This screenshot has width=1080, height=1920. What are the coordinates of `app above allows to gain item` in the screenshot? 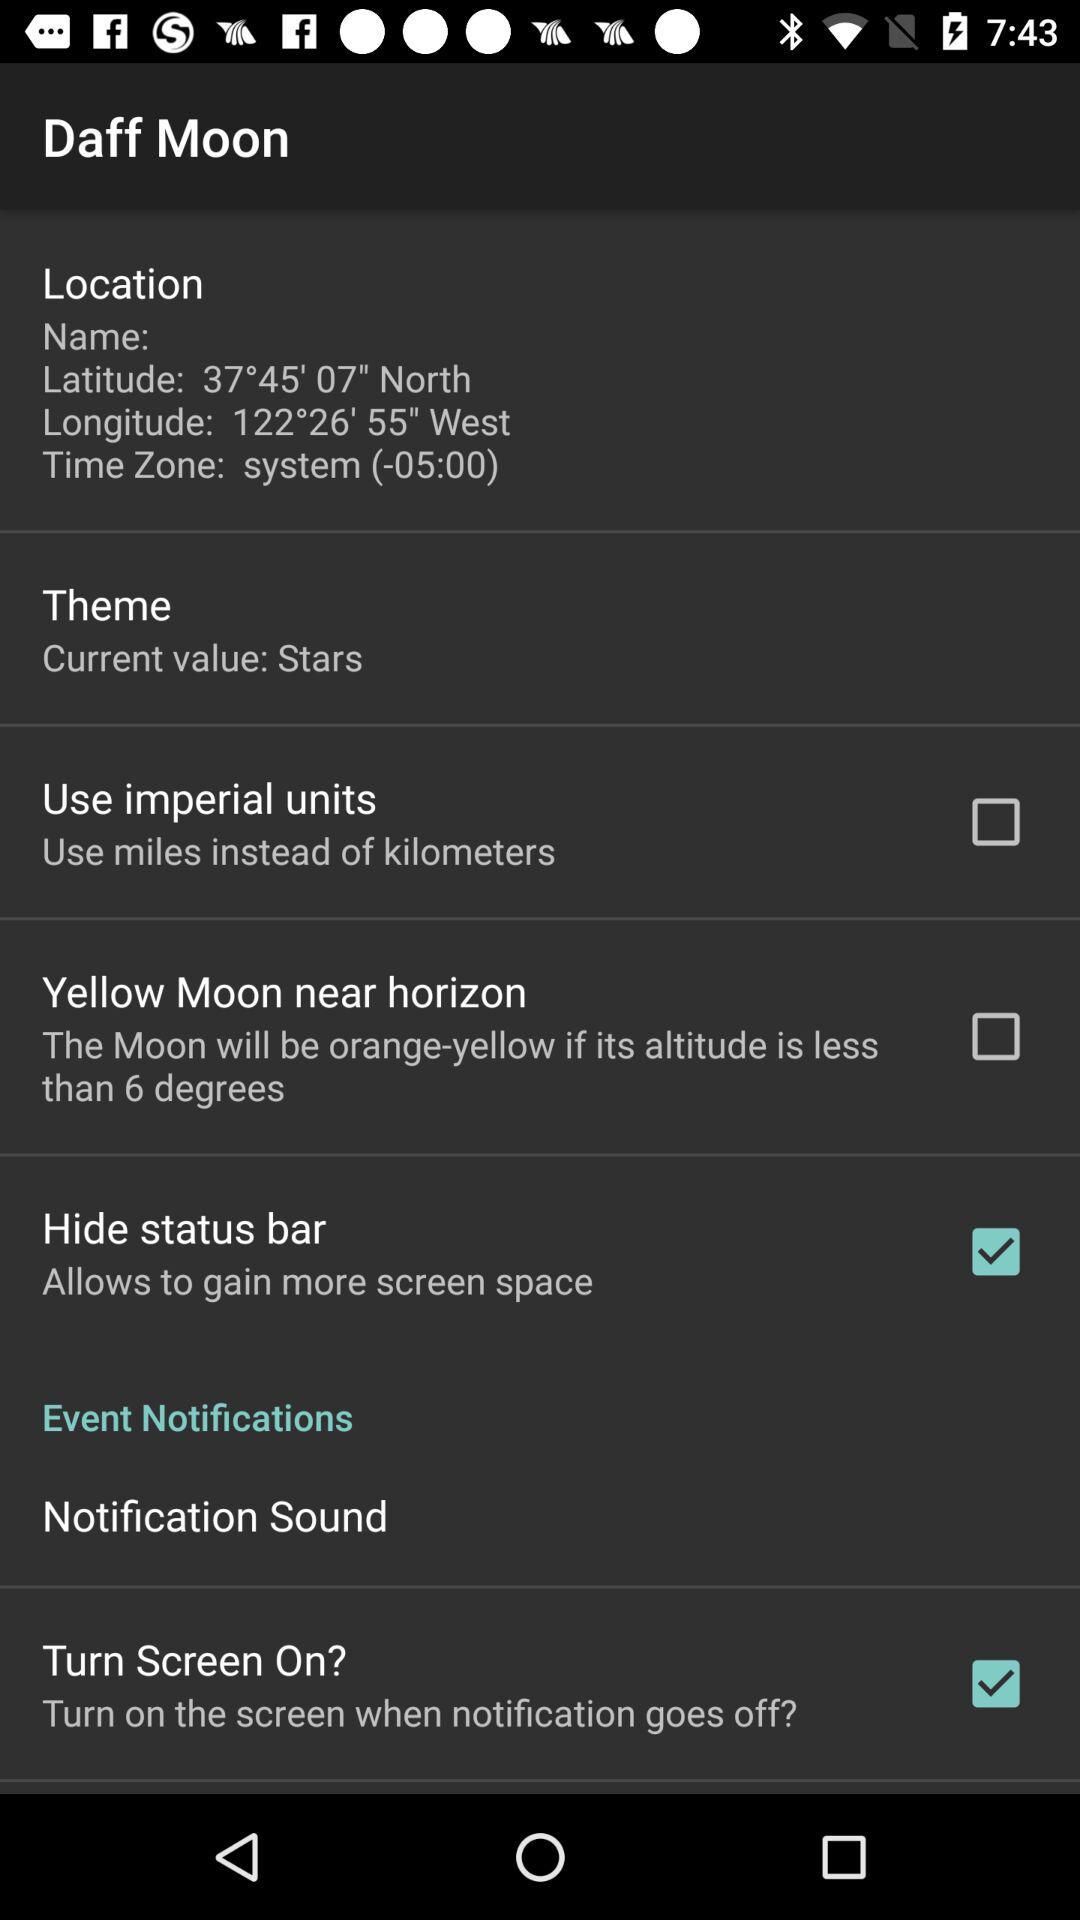 It's located at (184, 1226).